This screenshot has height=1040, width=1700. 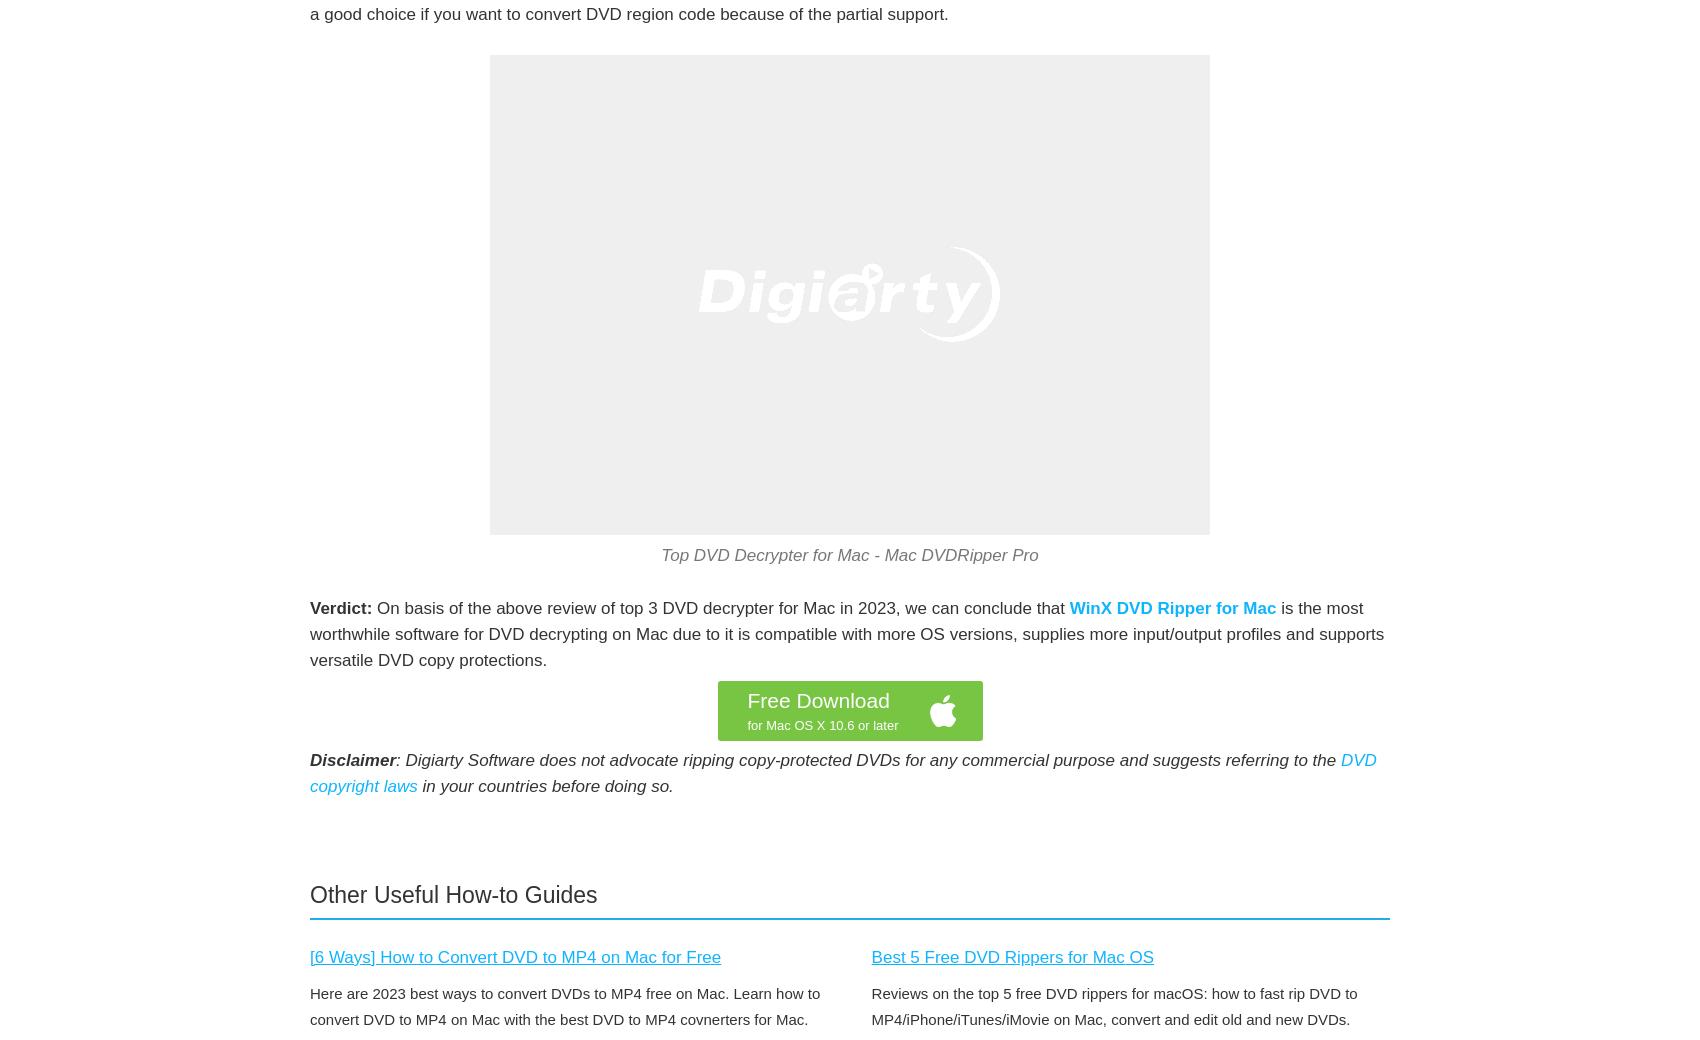 I want to click on 'Verdict:', so click(x=310, y=607).